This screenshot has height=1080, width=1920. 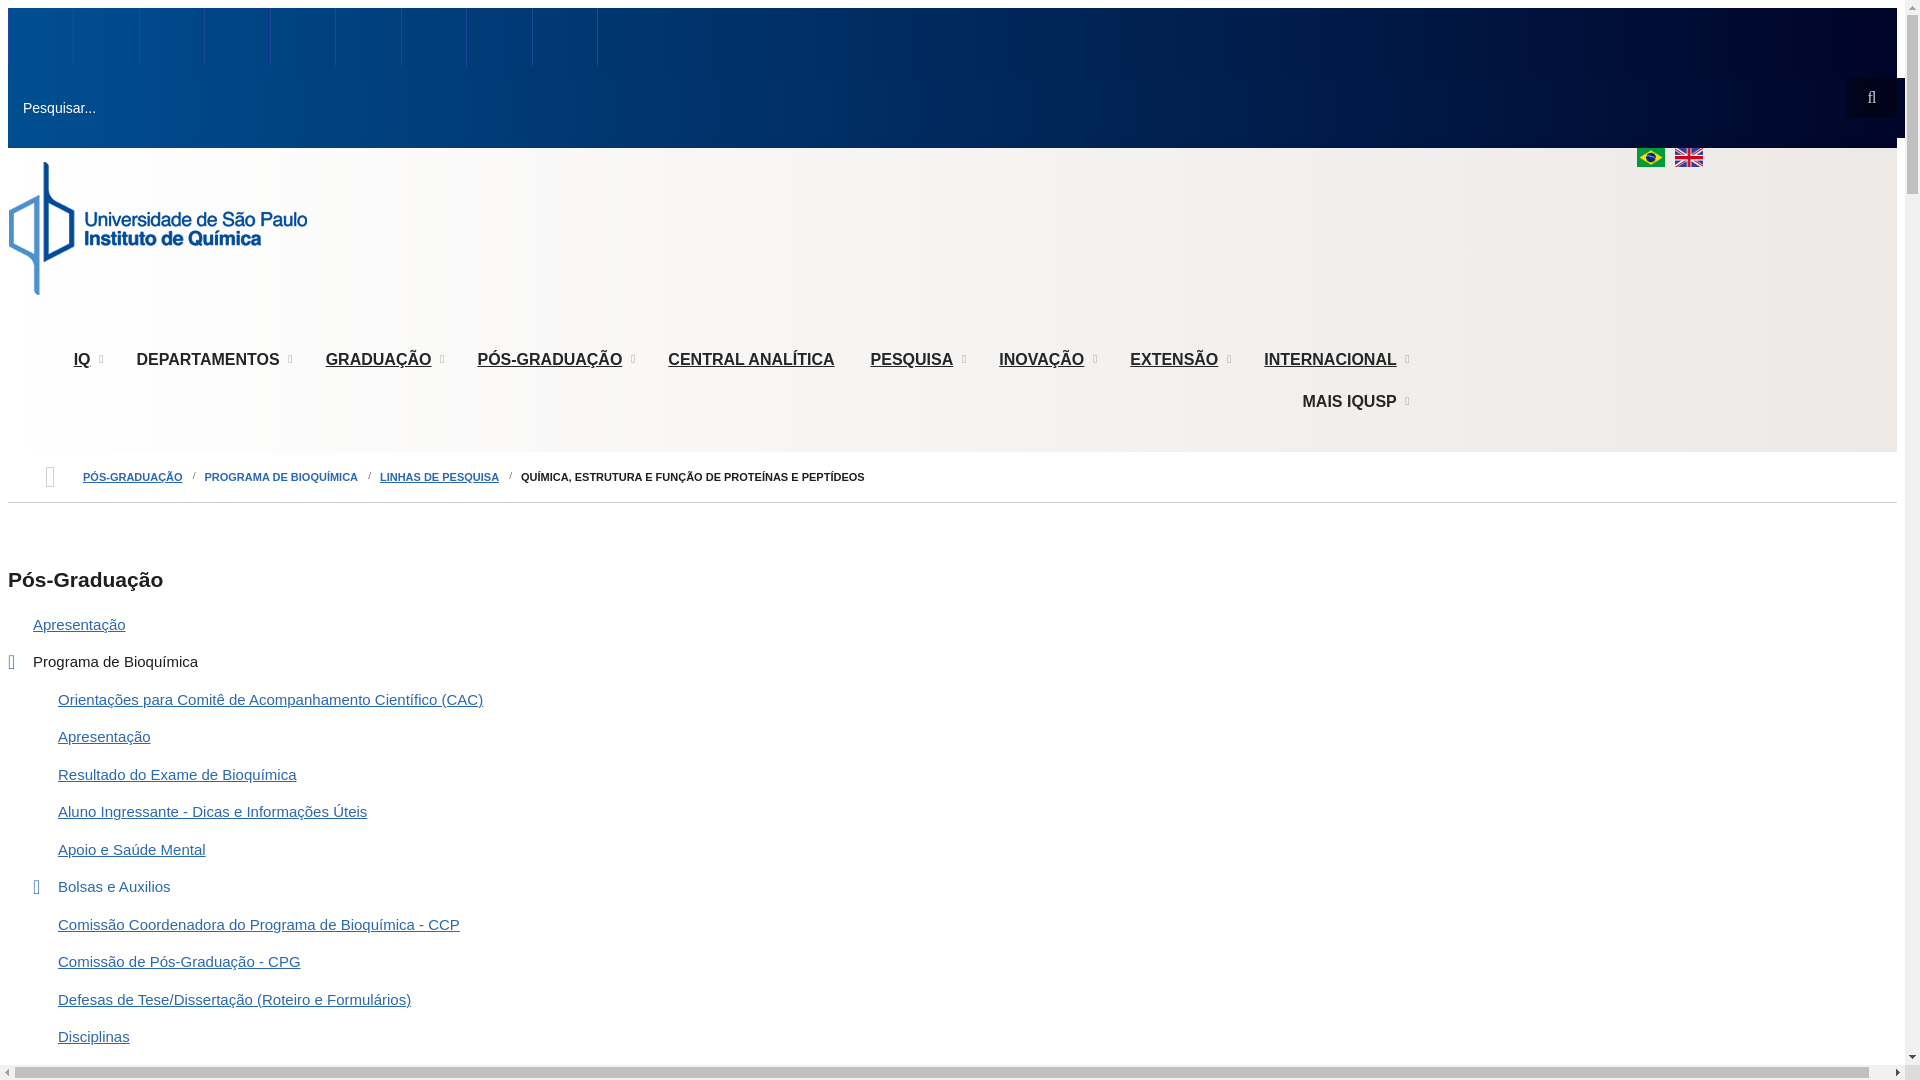 What do you see at coordinates (438, 477) in the screenshot?
I see `'LINHAS DE PESQUISA'` at bounding box center [438, 477].